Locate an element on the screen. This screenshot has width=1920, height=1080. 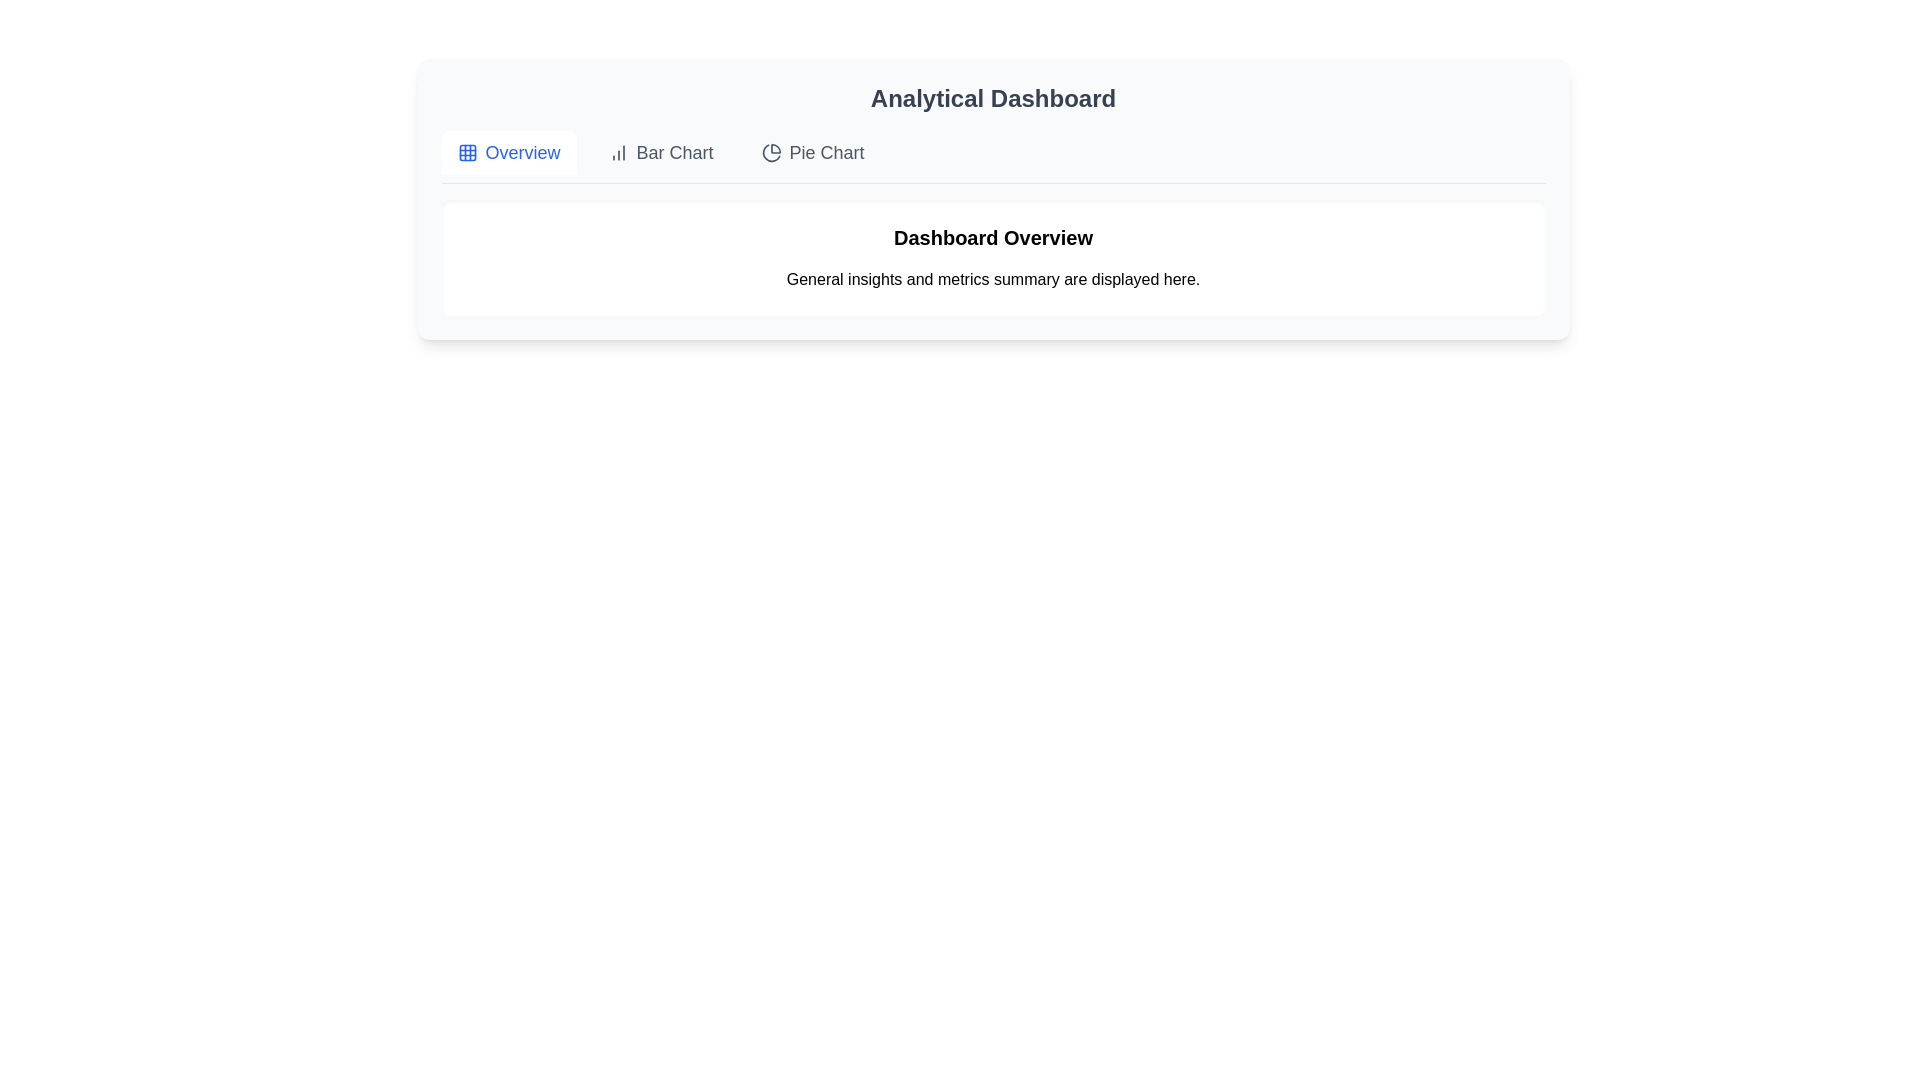
the Pie Chart tab icon located in the navigation bar, which is positioned to the right of the 'Bar Chart' tab and to the left of the 'Pie Chart' text label is located at coordinates (770, 152).